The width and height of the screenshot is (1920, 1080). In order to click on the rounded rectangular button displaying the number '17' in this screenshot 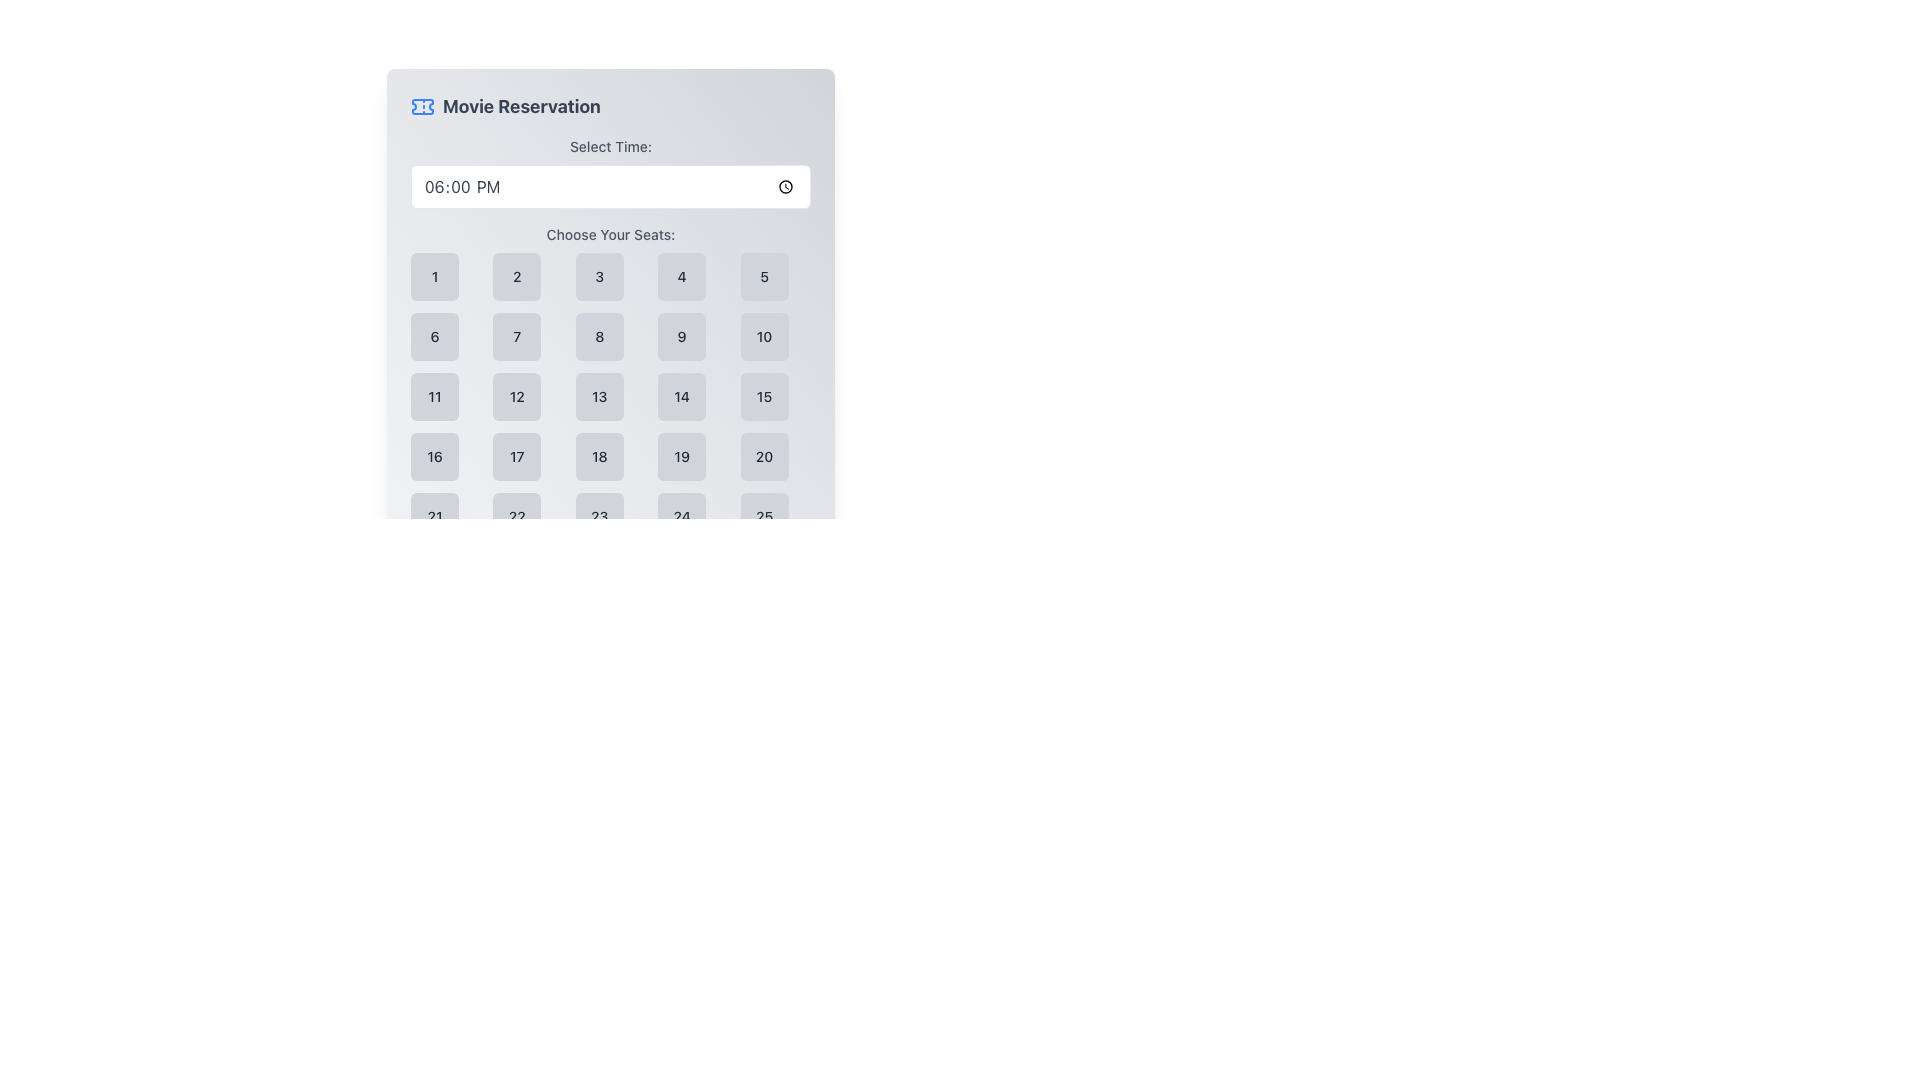, I will do `click(517, 456)`.